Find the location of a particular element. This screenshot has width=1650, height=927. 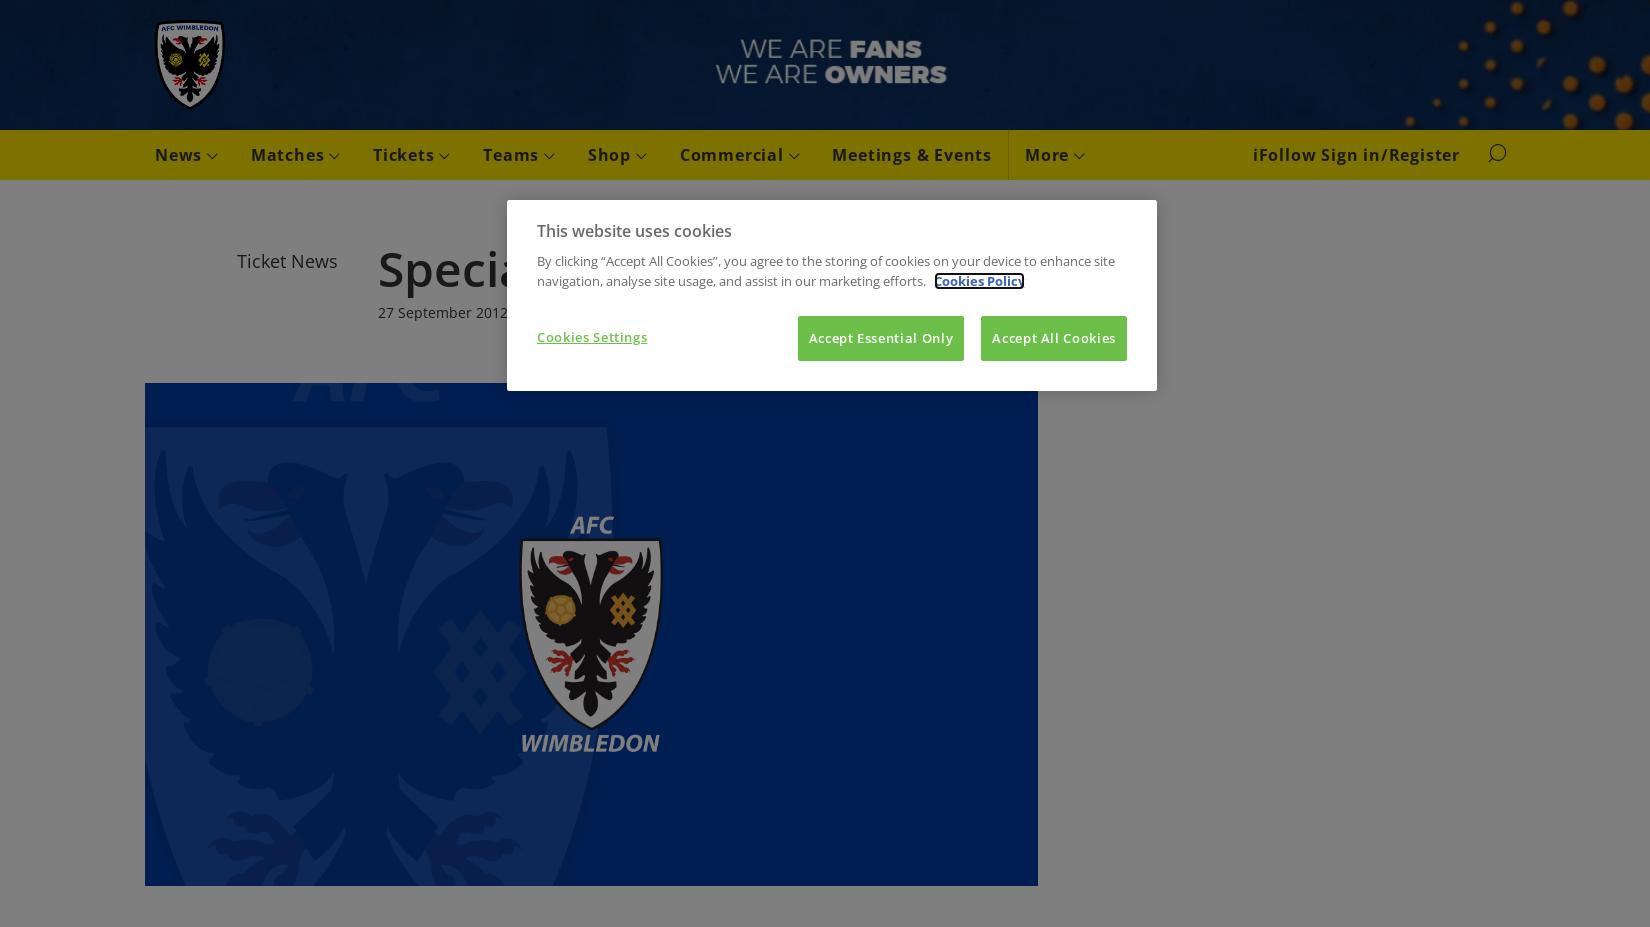

'Tickets' is located at coordinates (406, 153).